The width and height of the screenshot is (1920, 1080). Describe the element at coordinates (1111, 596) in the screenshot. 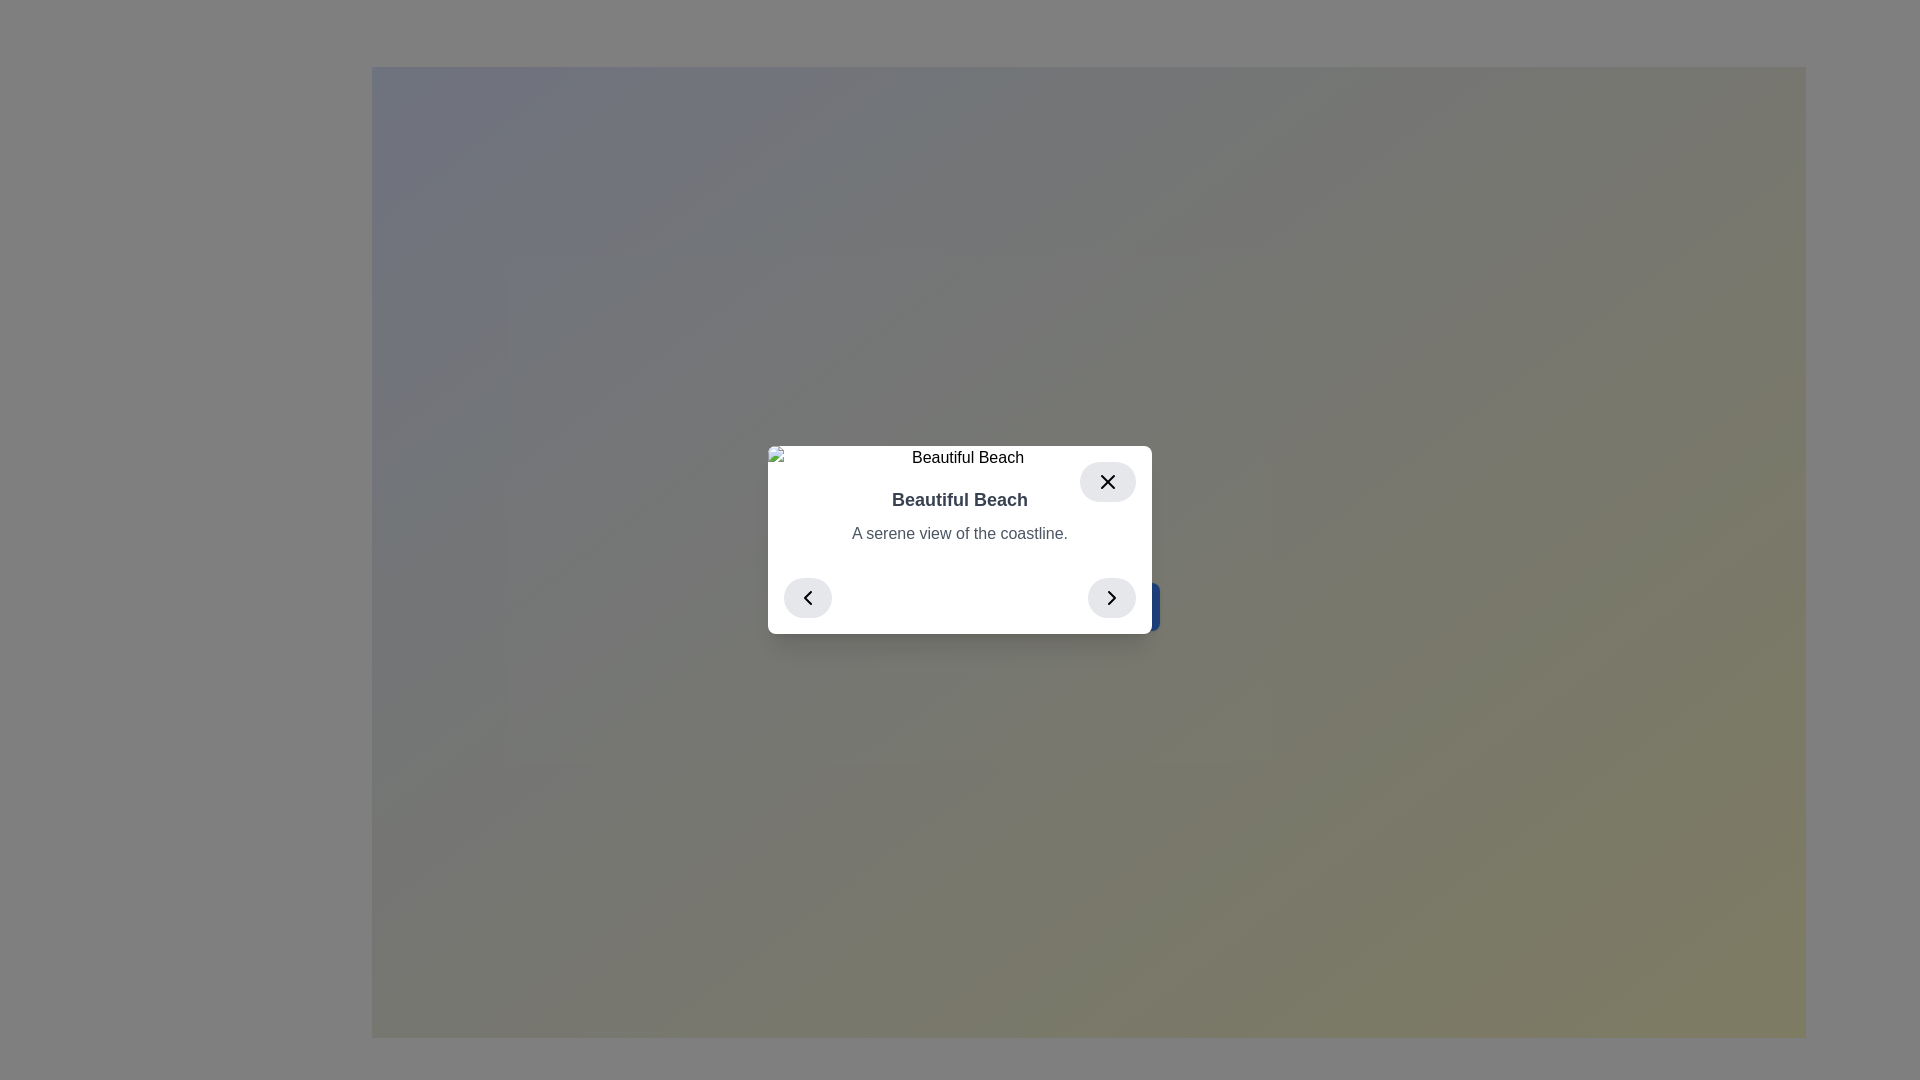

I see `the navigation button with a chevron icon located in the bottom right corner of the card-style user interface` at that location.